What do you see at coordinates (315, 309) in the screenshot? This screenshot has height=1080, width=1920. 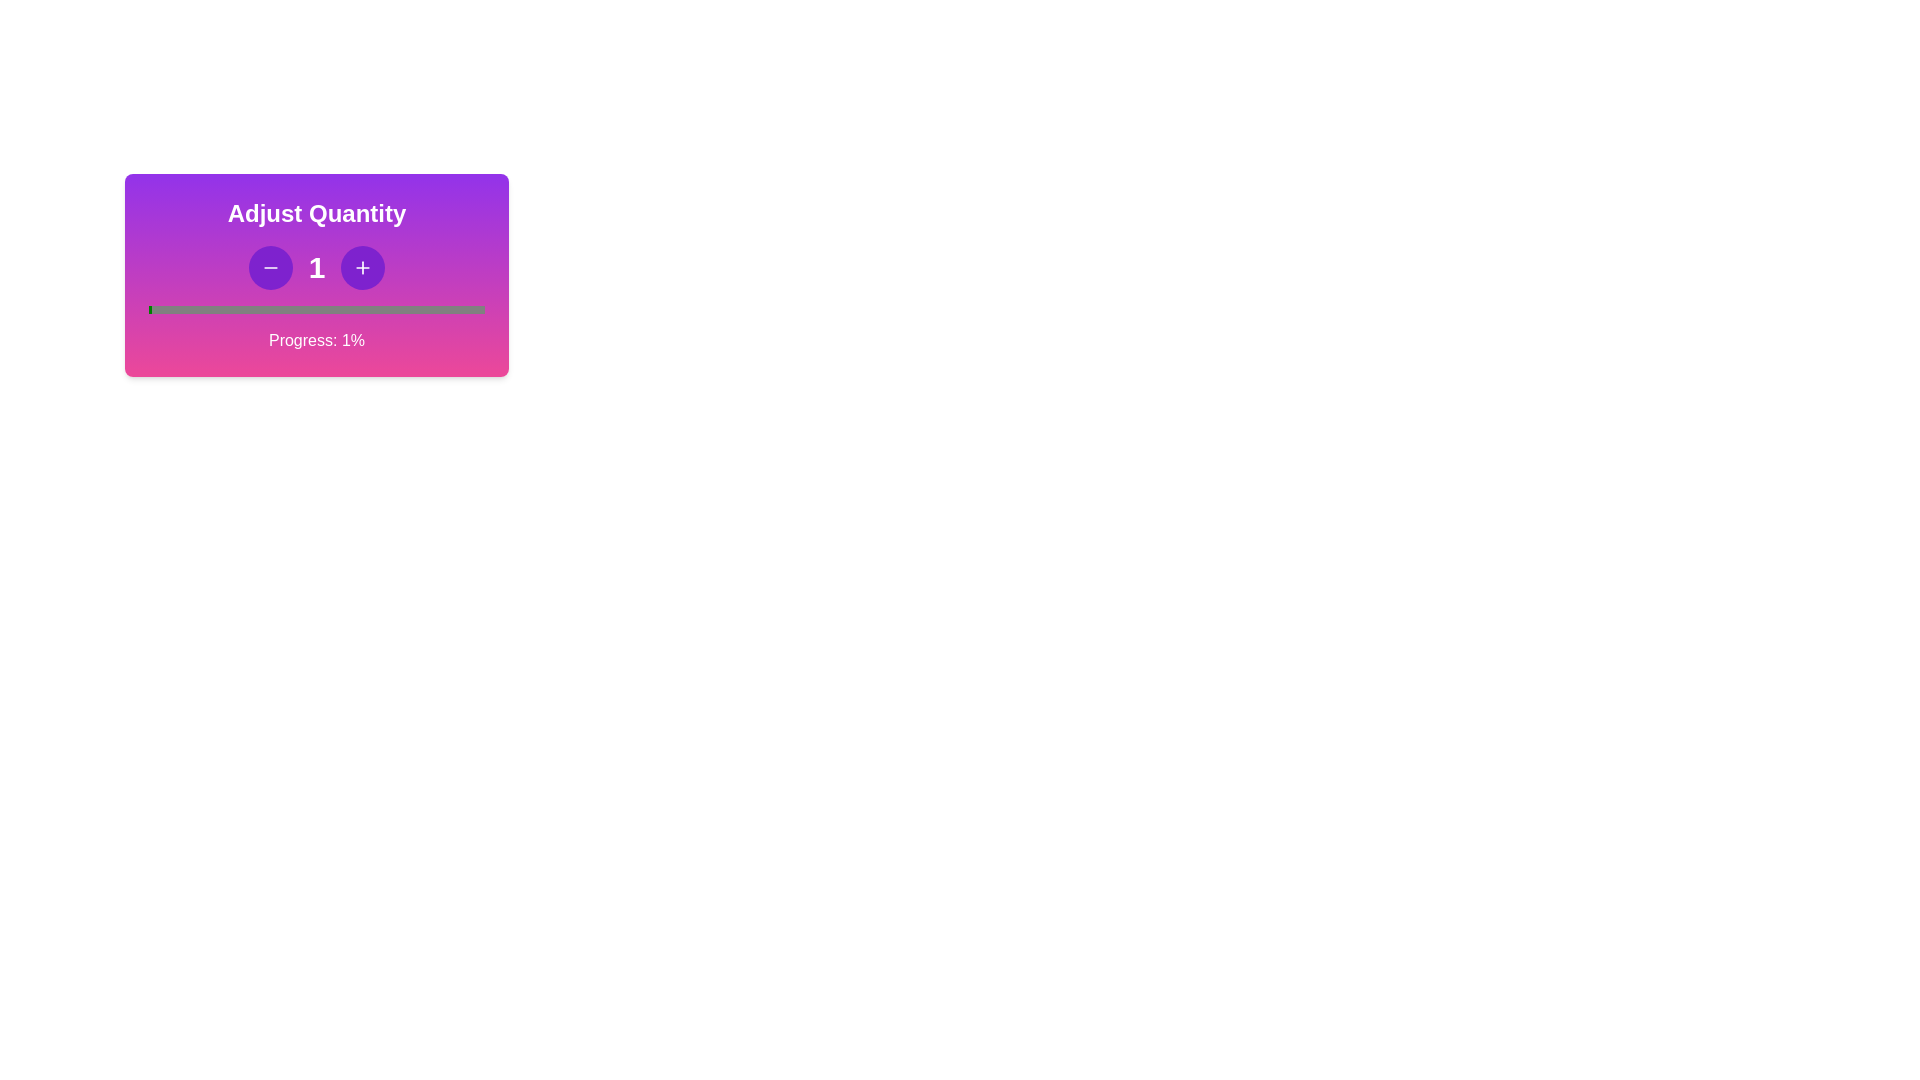 I see `horizontal progress bar that has a rounded appearance and is located below the numeric indicator and buttons in the 'Adjust Quantity' box, currently showing a value of 1%` at bounding box center [315, 309].